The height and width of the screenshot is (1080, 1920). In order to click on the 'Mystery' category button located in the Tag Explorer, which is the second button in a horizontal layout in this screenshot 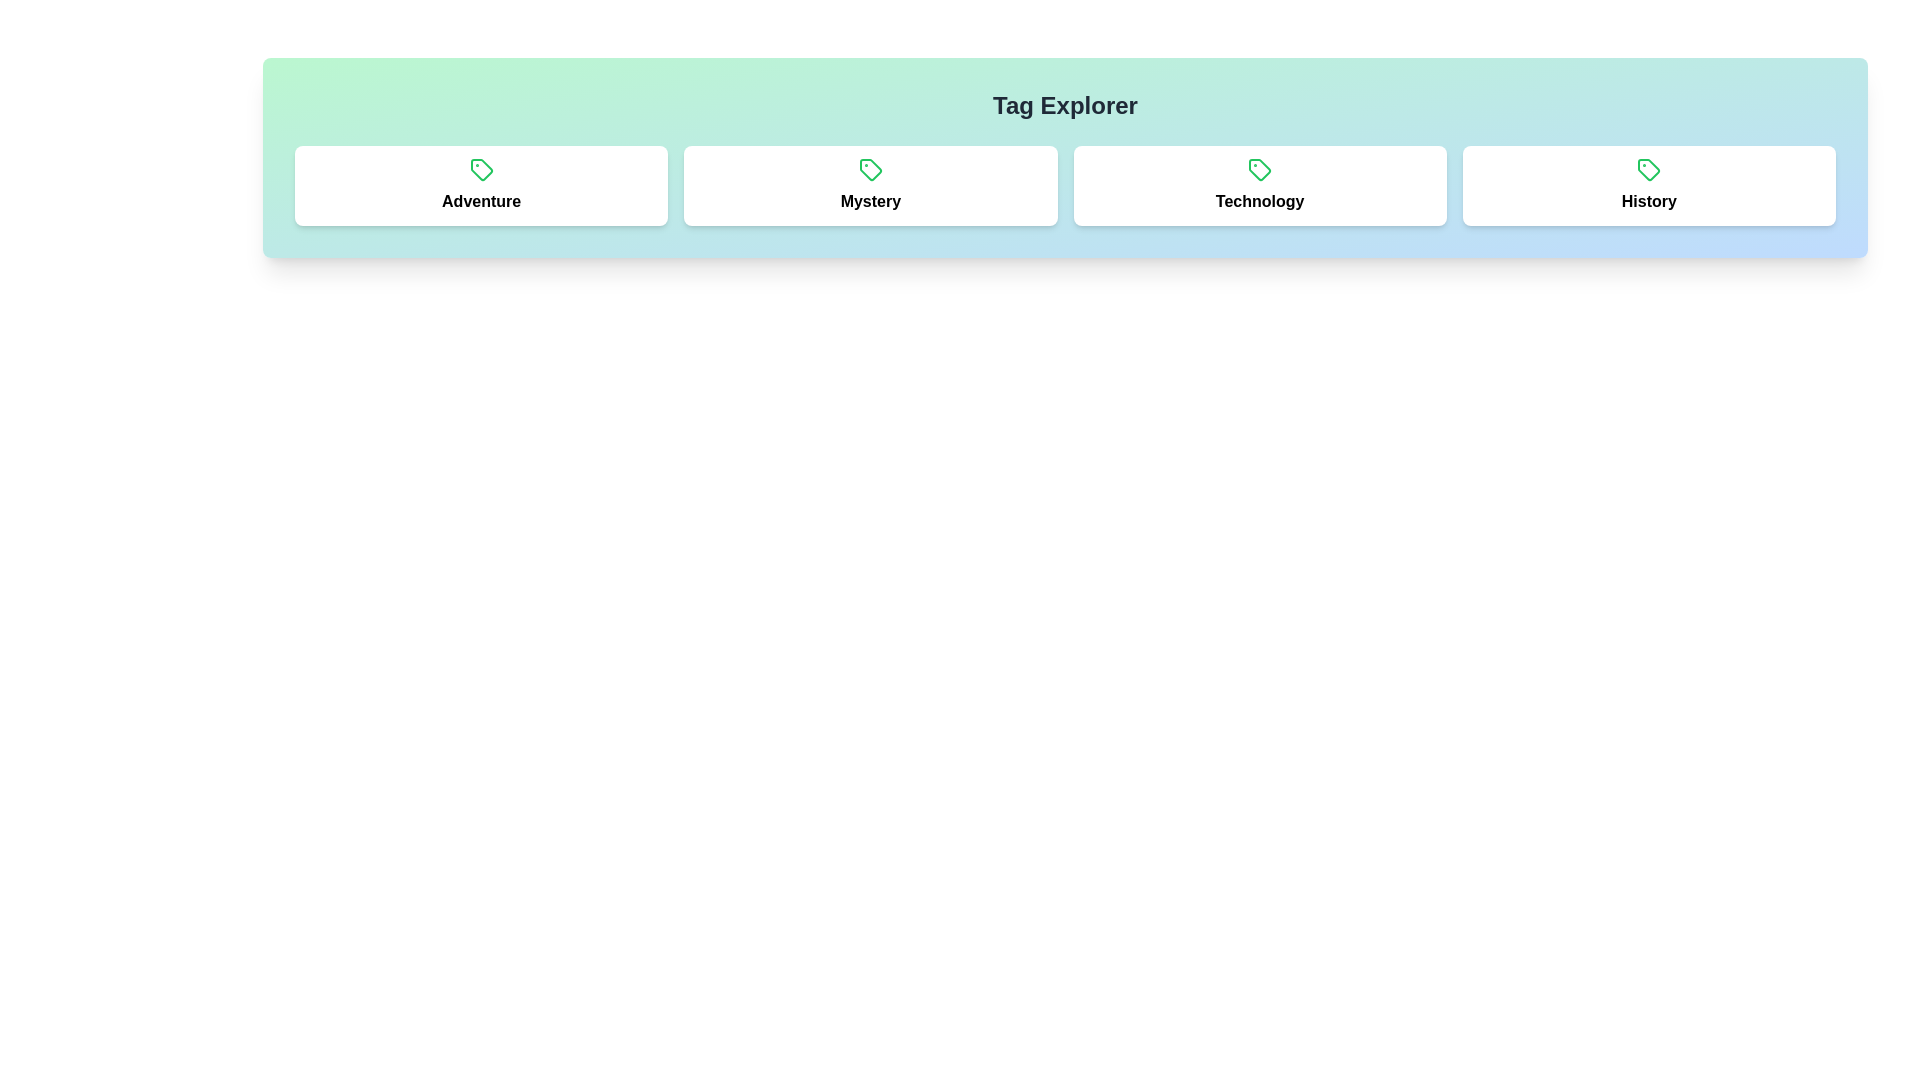, I will do `click(870, 185)`.